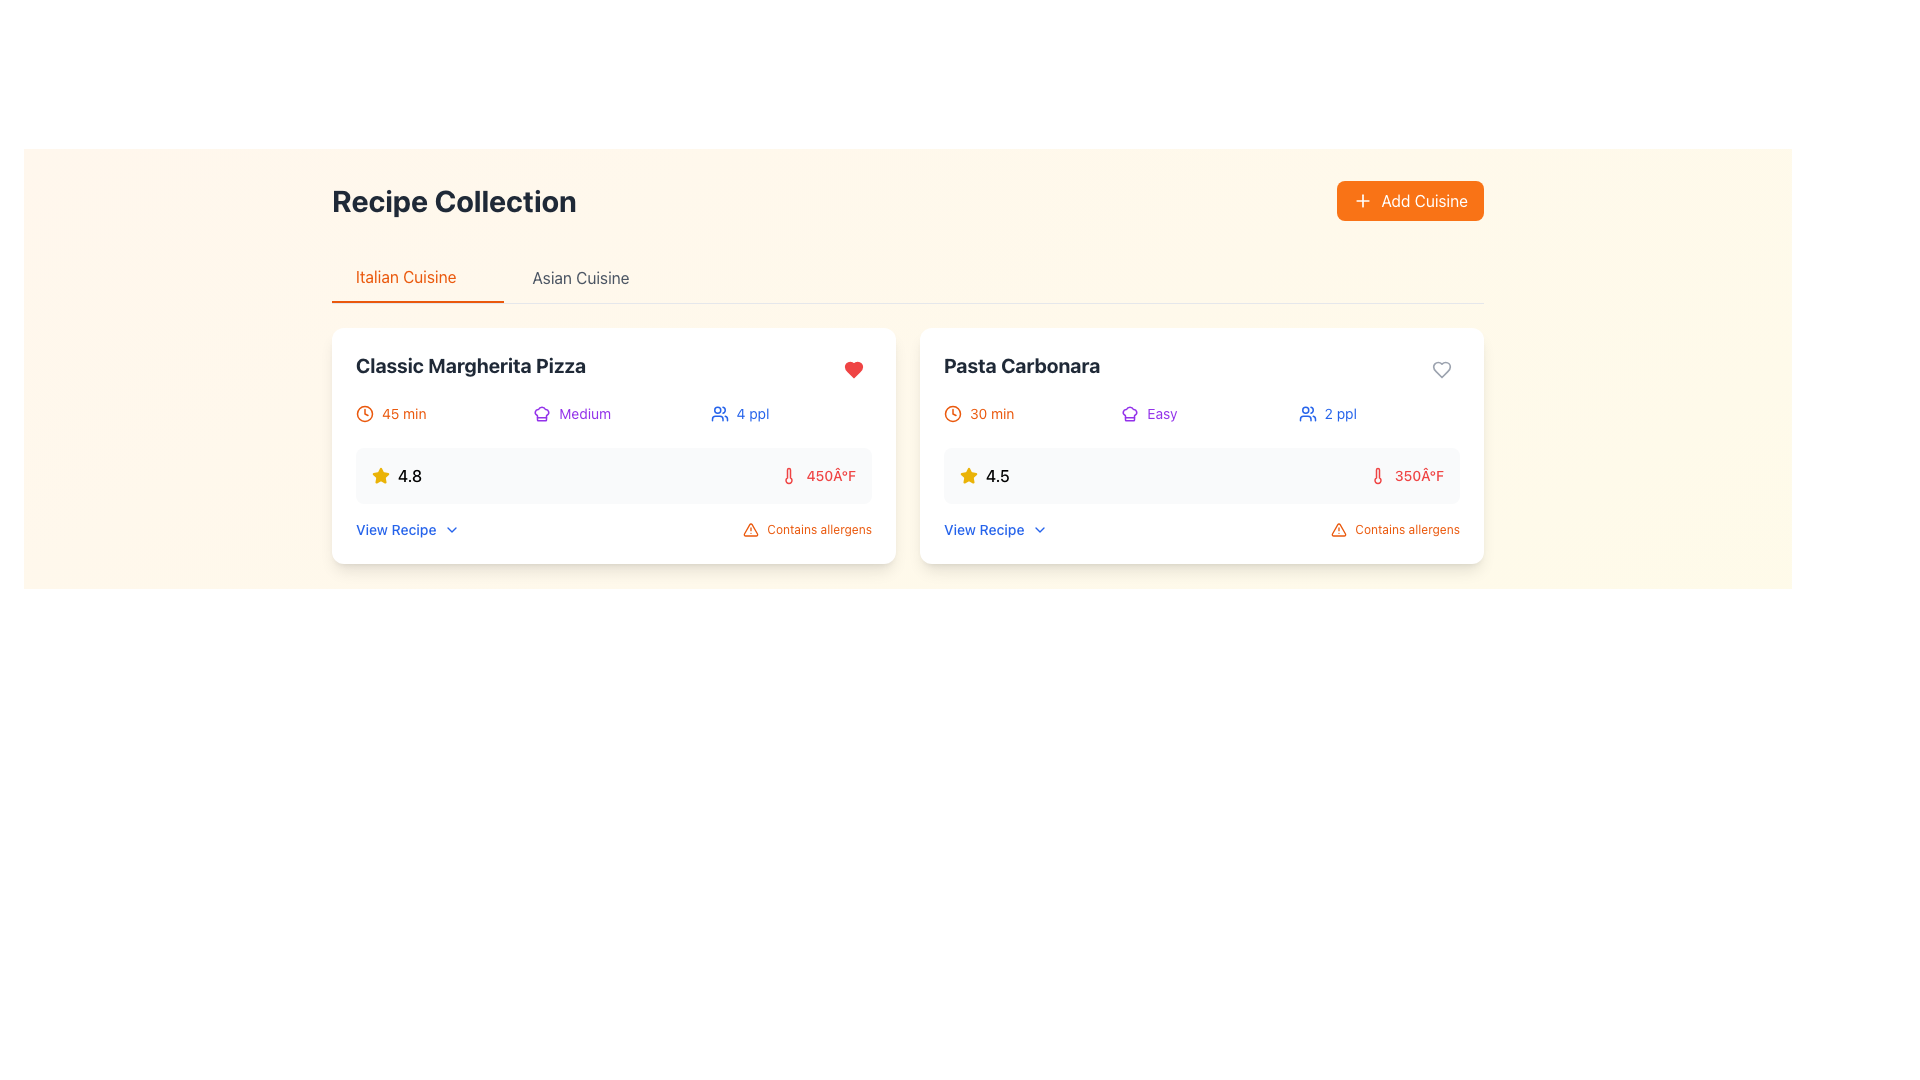 The width and height of the screenshot is (1920, 1080). Describe the element at coordinates (1130, 412) in the screenshot. I see `the chef's hat SVG icon, which is part of the 'Easy' label in the 'Pasta Carbonara' card` at that location.